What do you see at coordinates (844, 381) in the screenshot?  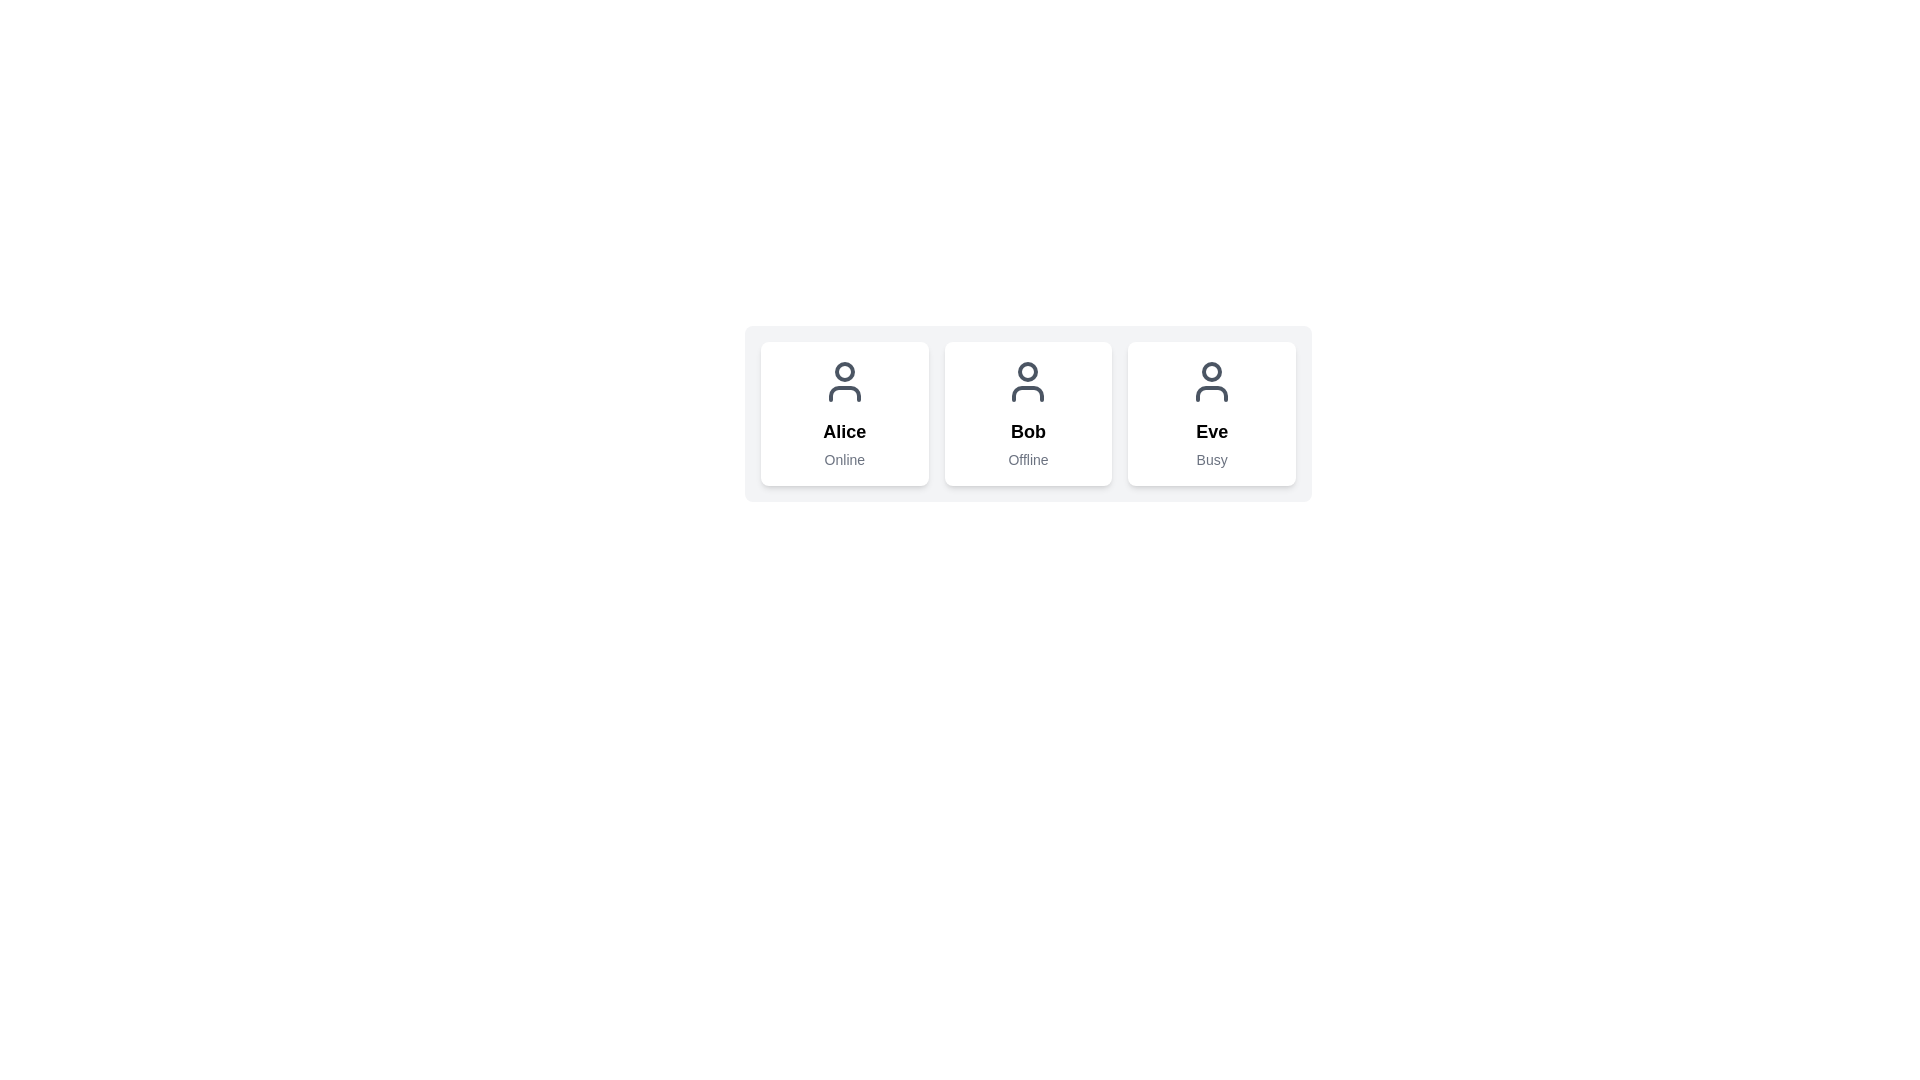 I see `the user icon representing 'Alice' in the leftmost user card layout` at bounding box center [844, 381].